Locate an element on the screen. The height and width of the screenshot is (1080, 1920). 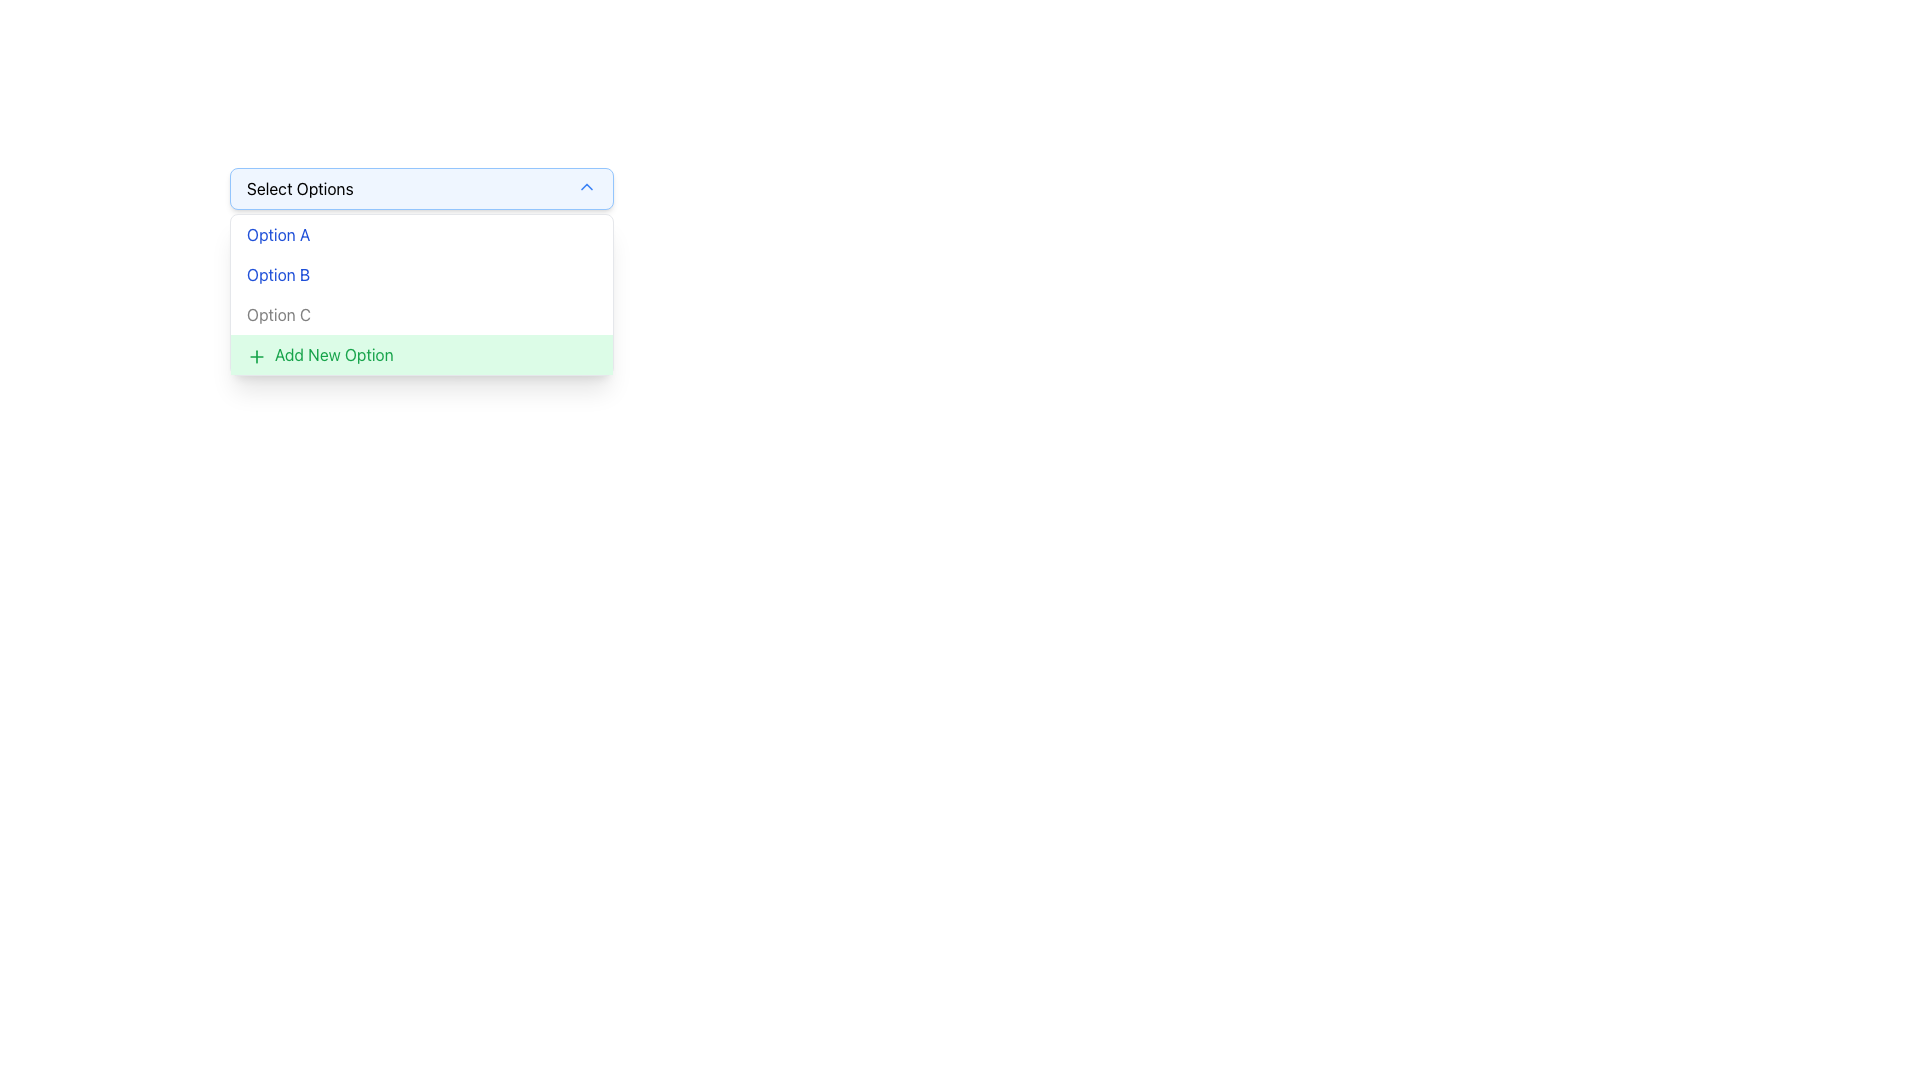
the text 'Option B' within the dropdown menu is located at coordinates (277, 274).